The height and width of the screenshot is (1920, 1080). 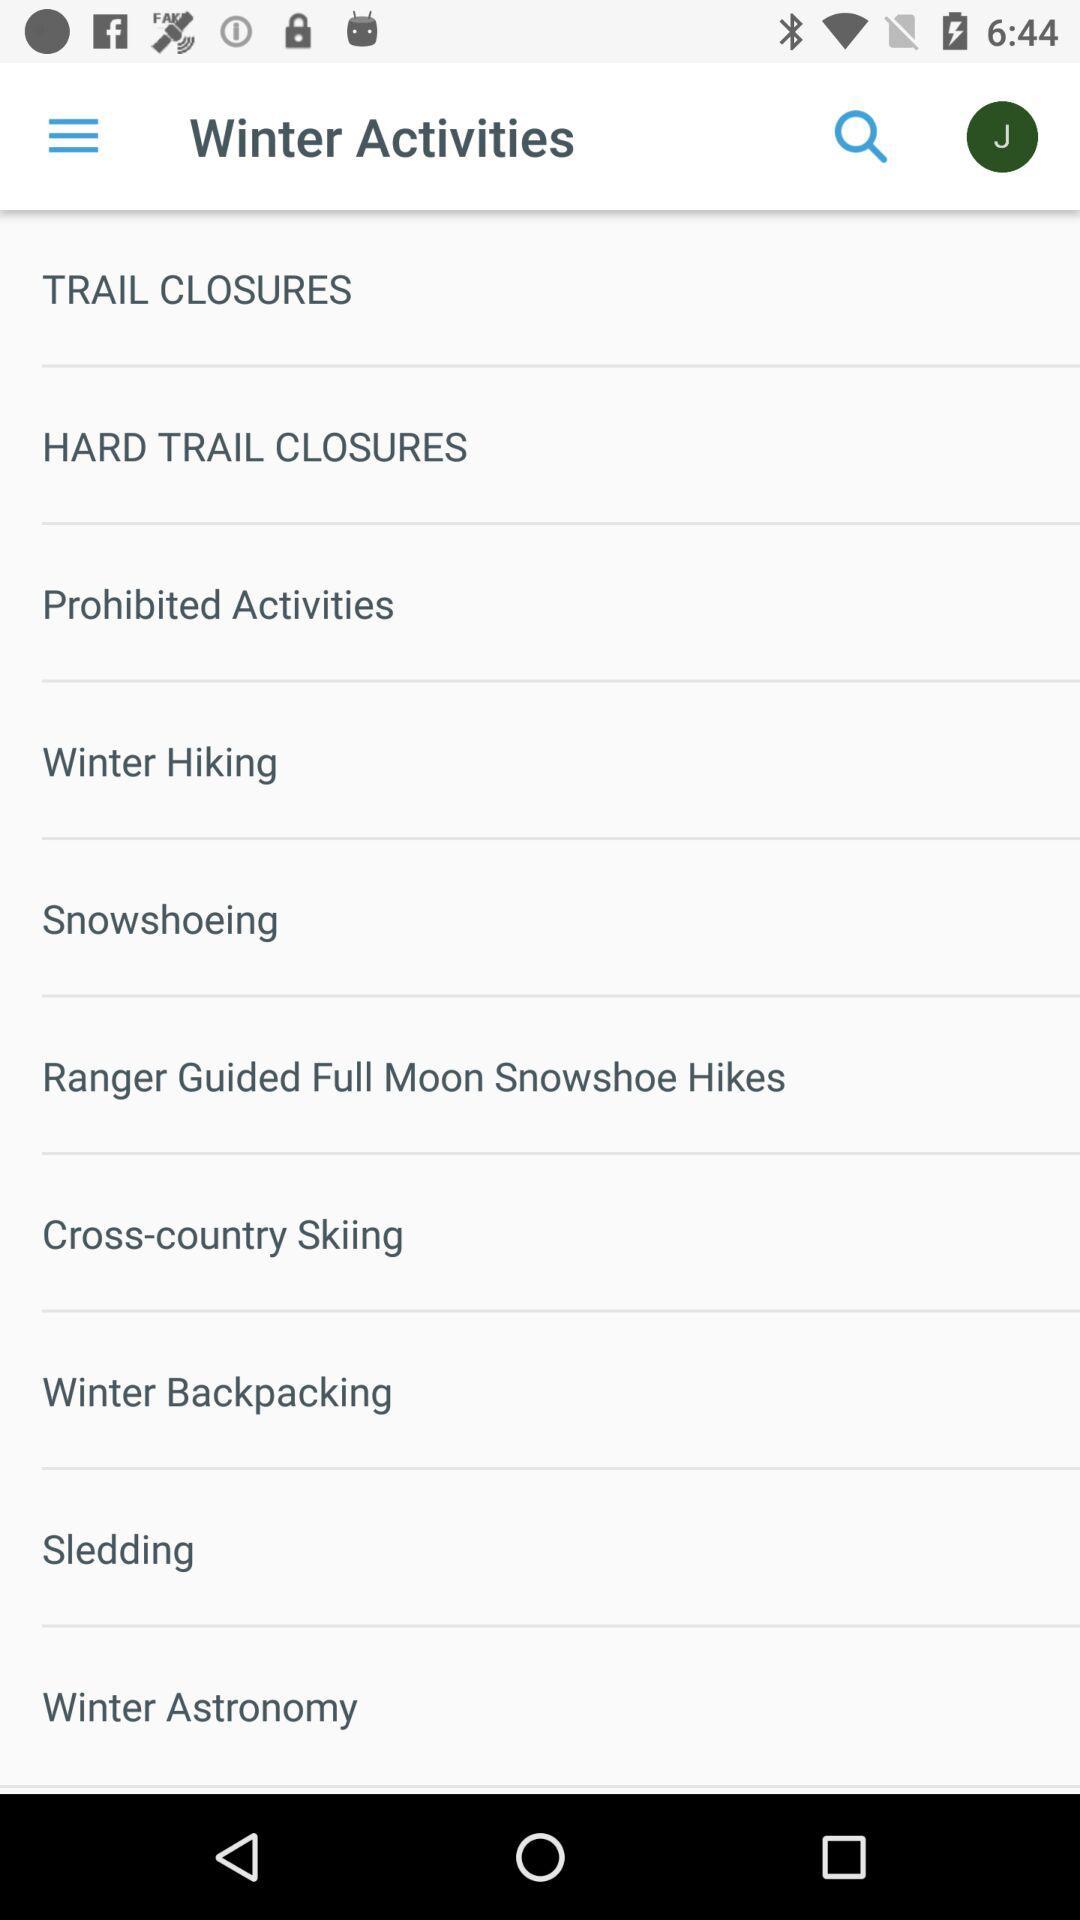 What do you see at coordinates (560, 917) in the screenshot?
I see `snowshoeing` at bounding box center [560, 917].